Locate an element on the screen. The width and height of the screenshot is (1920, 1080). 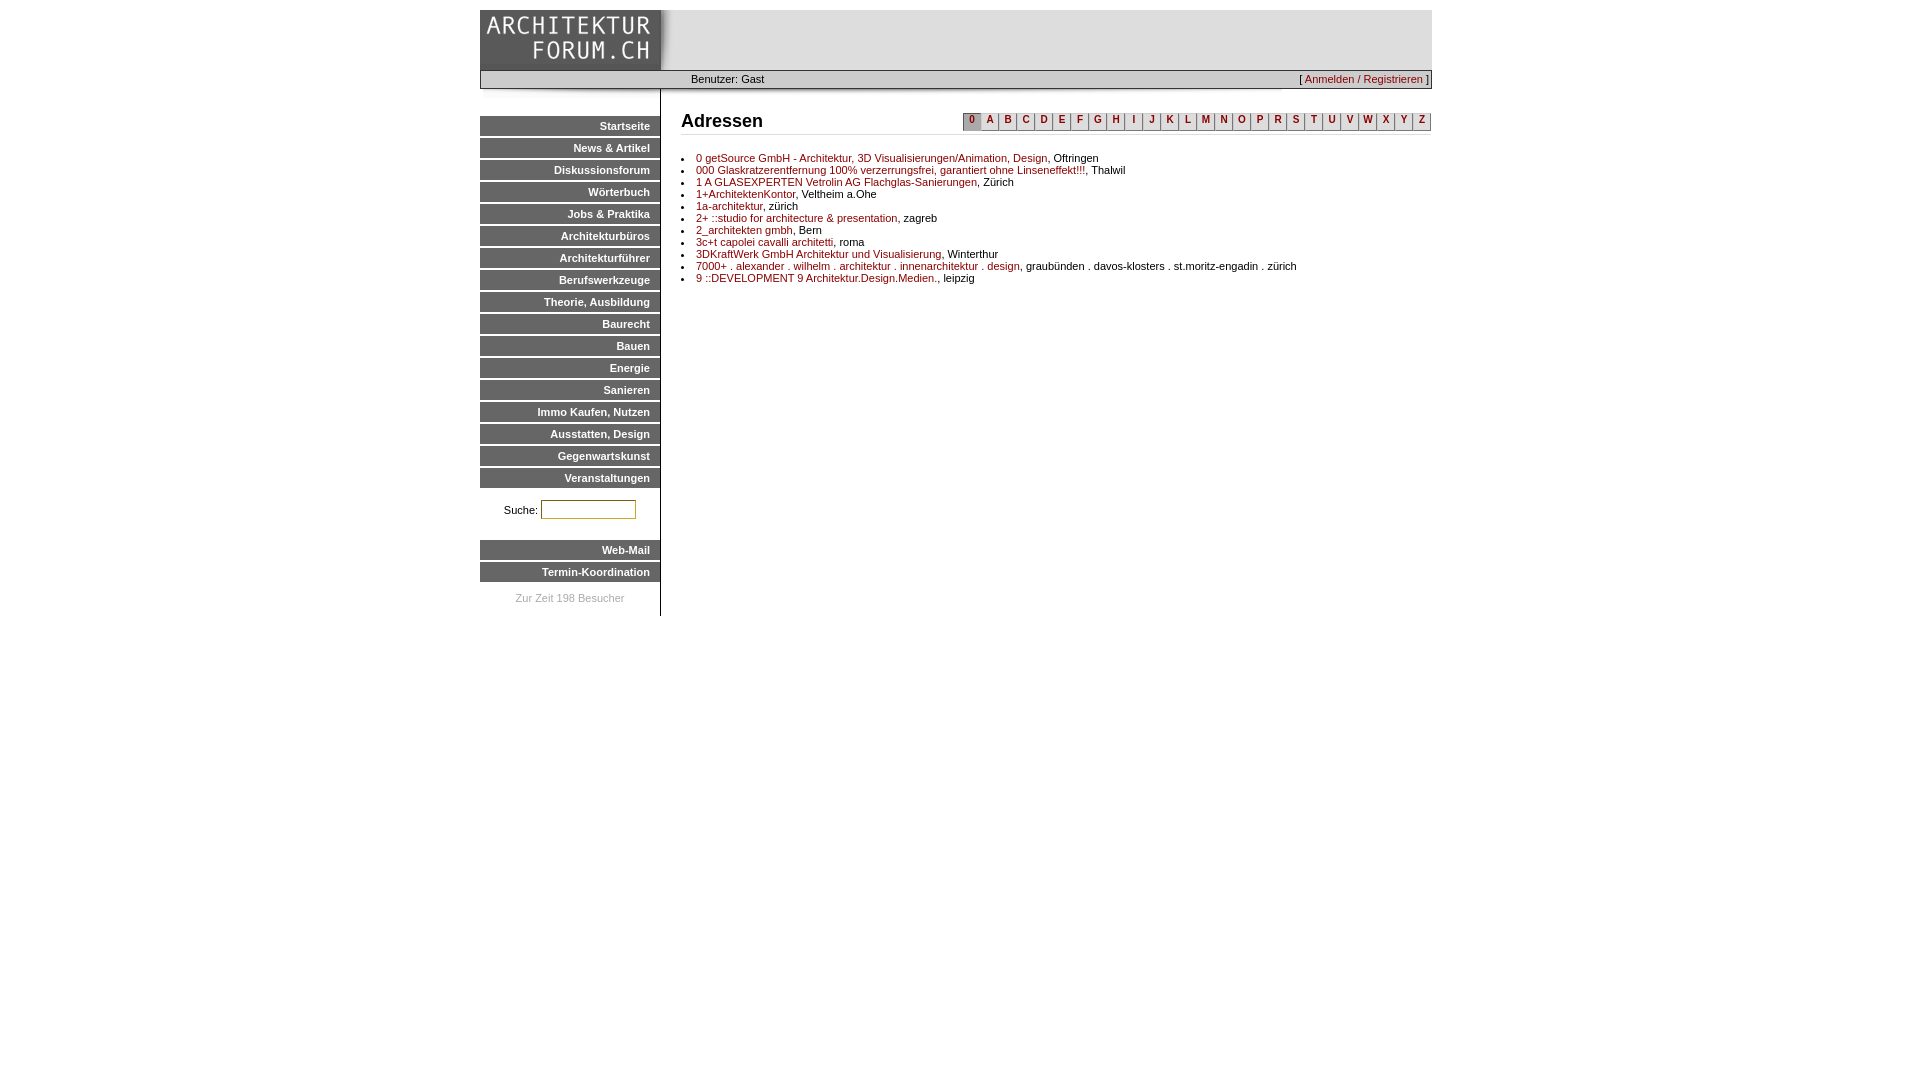
'Berufswerkzeuge' is located at coordinates (480, 280).